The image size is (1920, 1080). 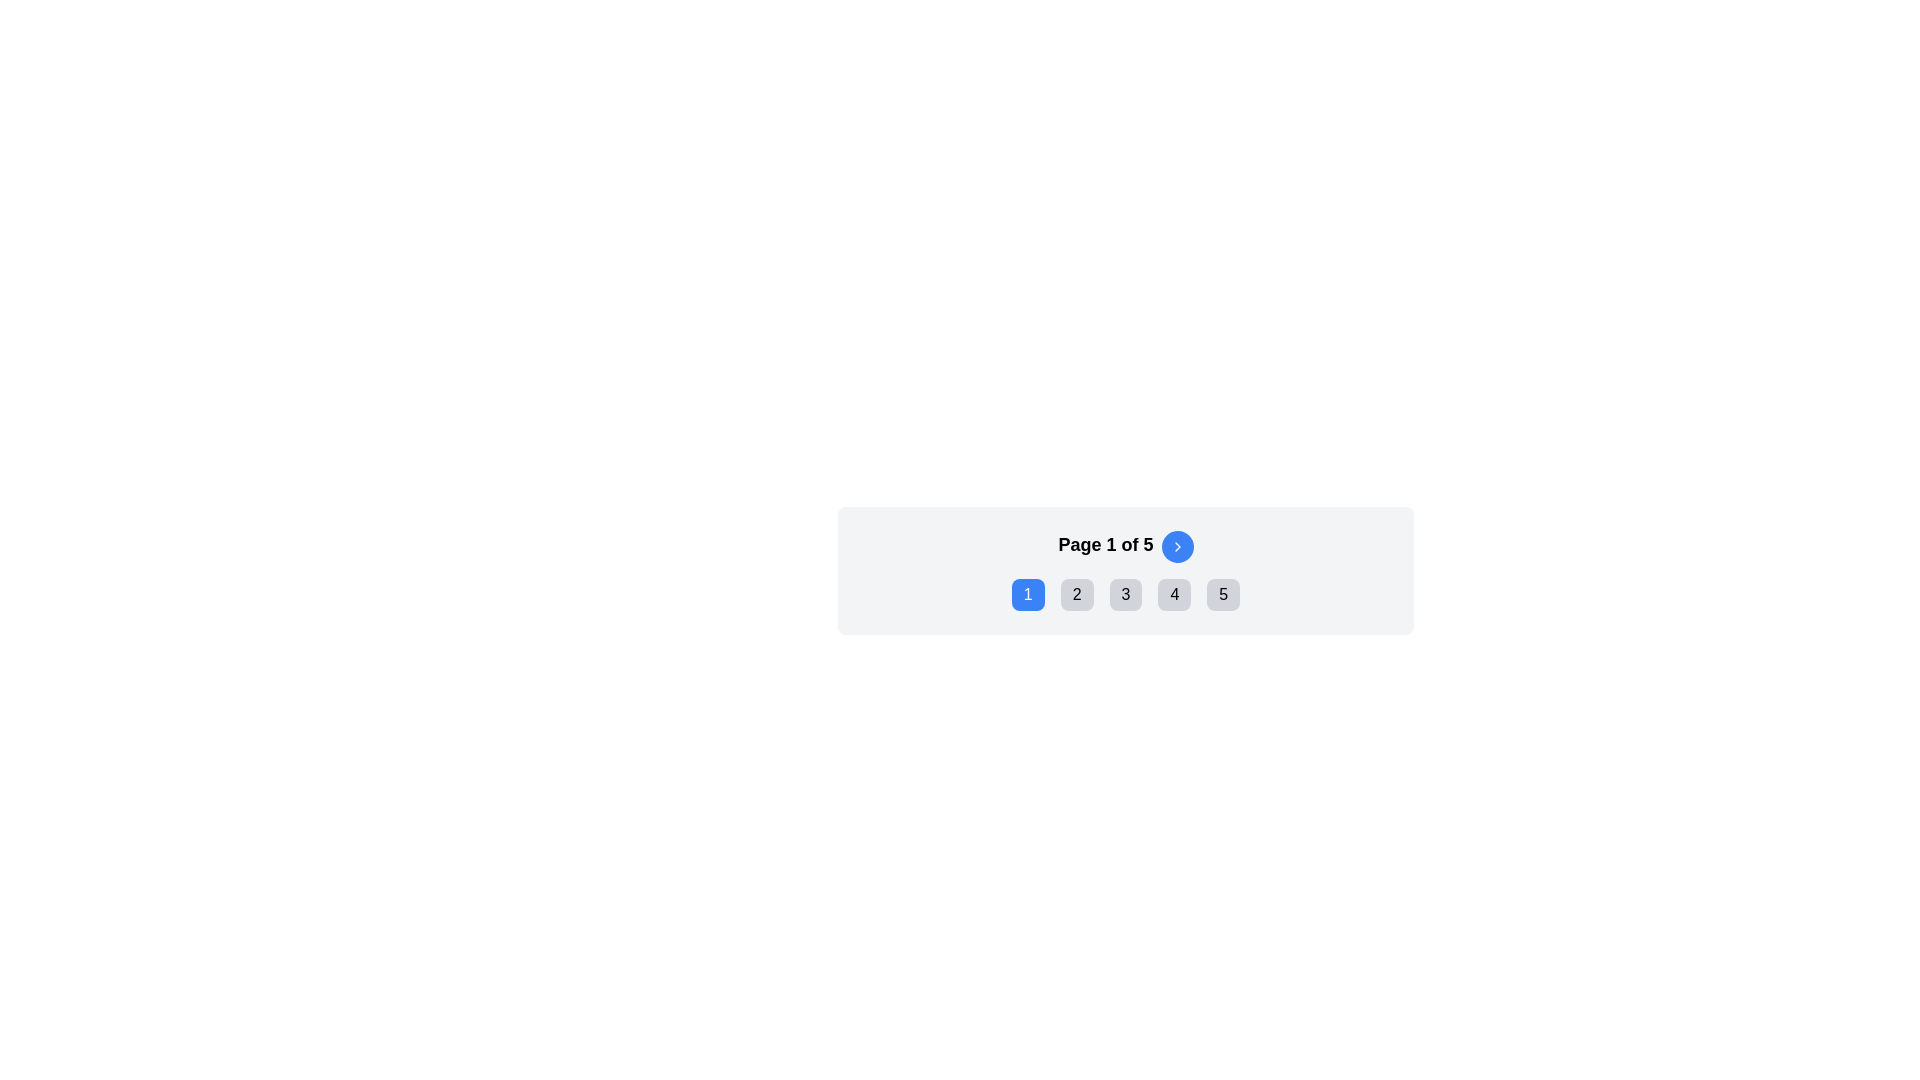 I want to click on text label indicating the current page number (1) out of total pages (5) located on the left side of the pagination group, so click(x=1104, y=547).